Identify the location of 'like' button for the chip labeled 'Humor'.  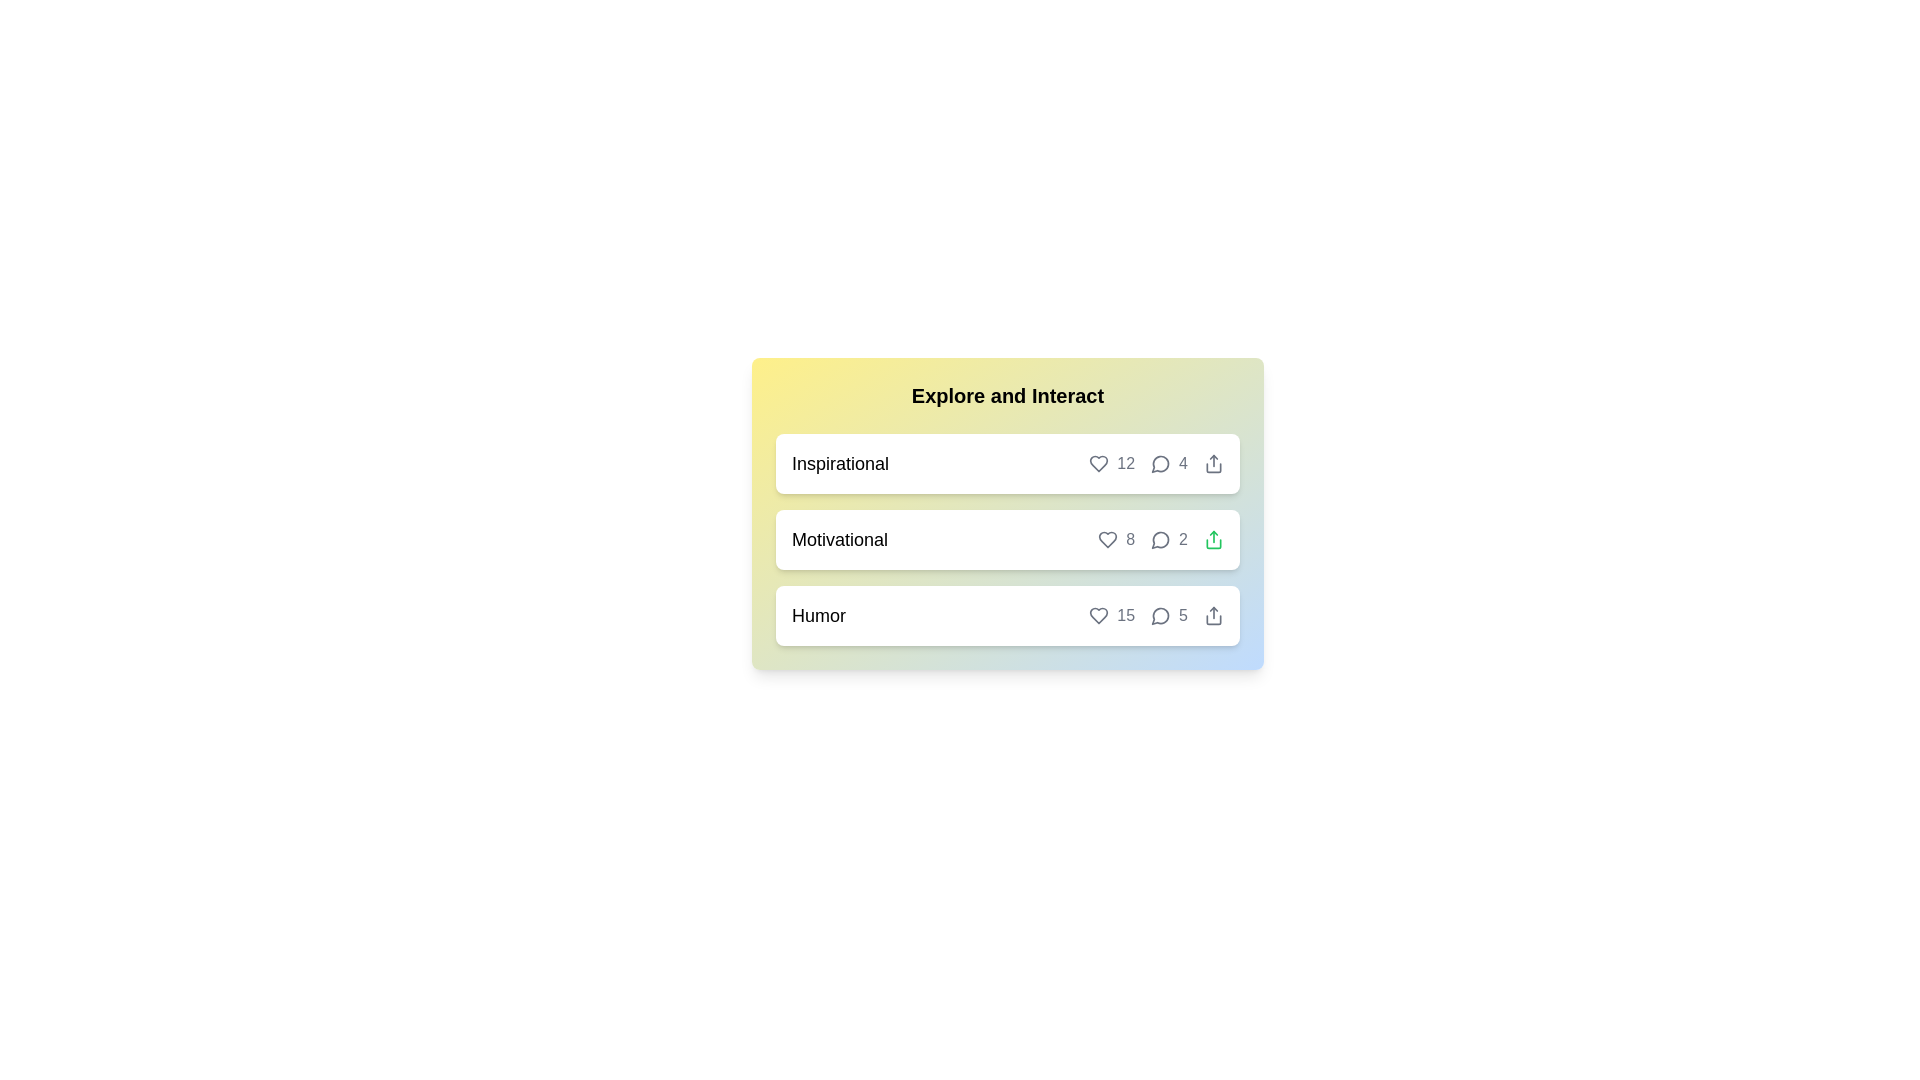
(1111, 615).